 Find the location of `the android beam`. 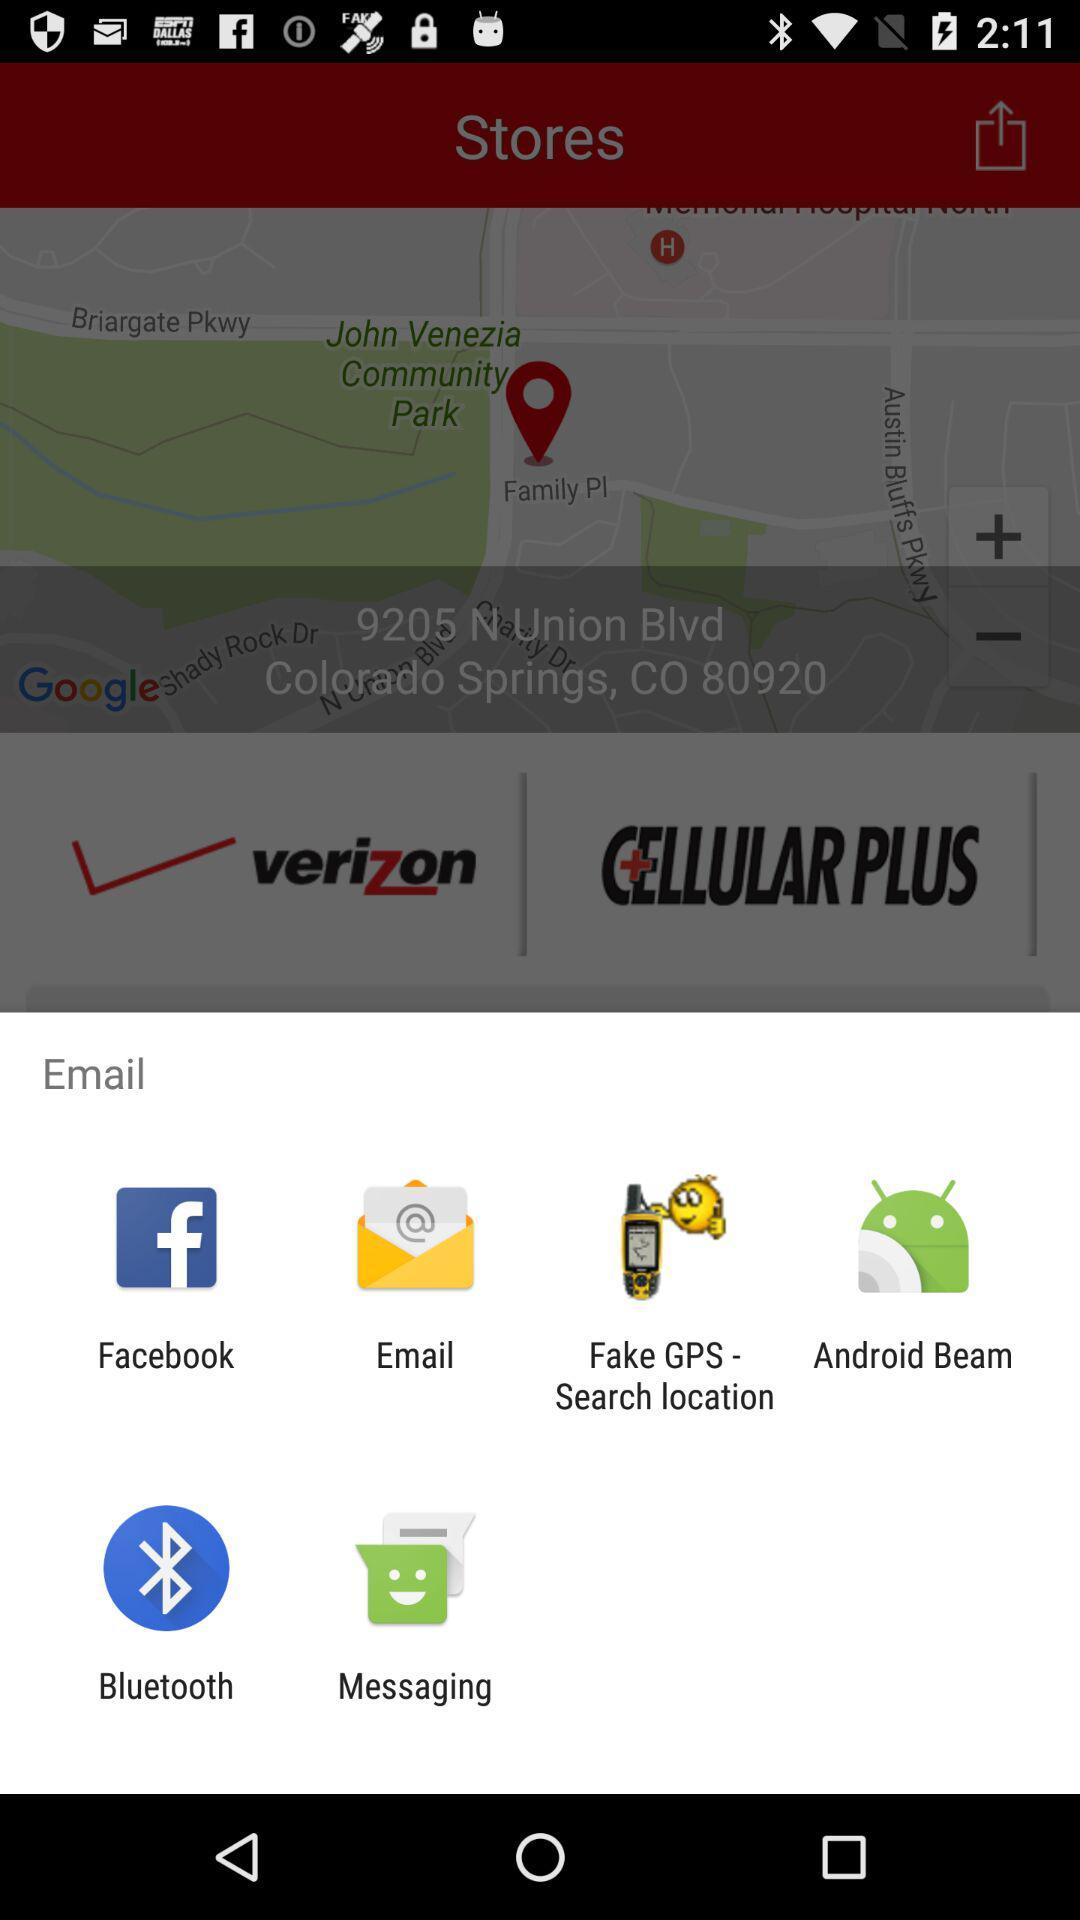

the android beam is located at coordinates (913, 1374).